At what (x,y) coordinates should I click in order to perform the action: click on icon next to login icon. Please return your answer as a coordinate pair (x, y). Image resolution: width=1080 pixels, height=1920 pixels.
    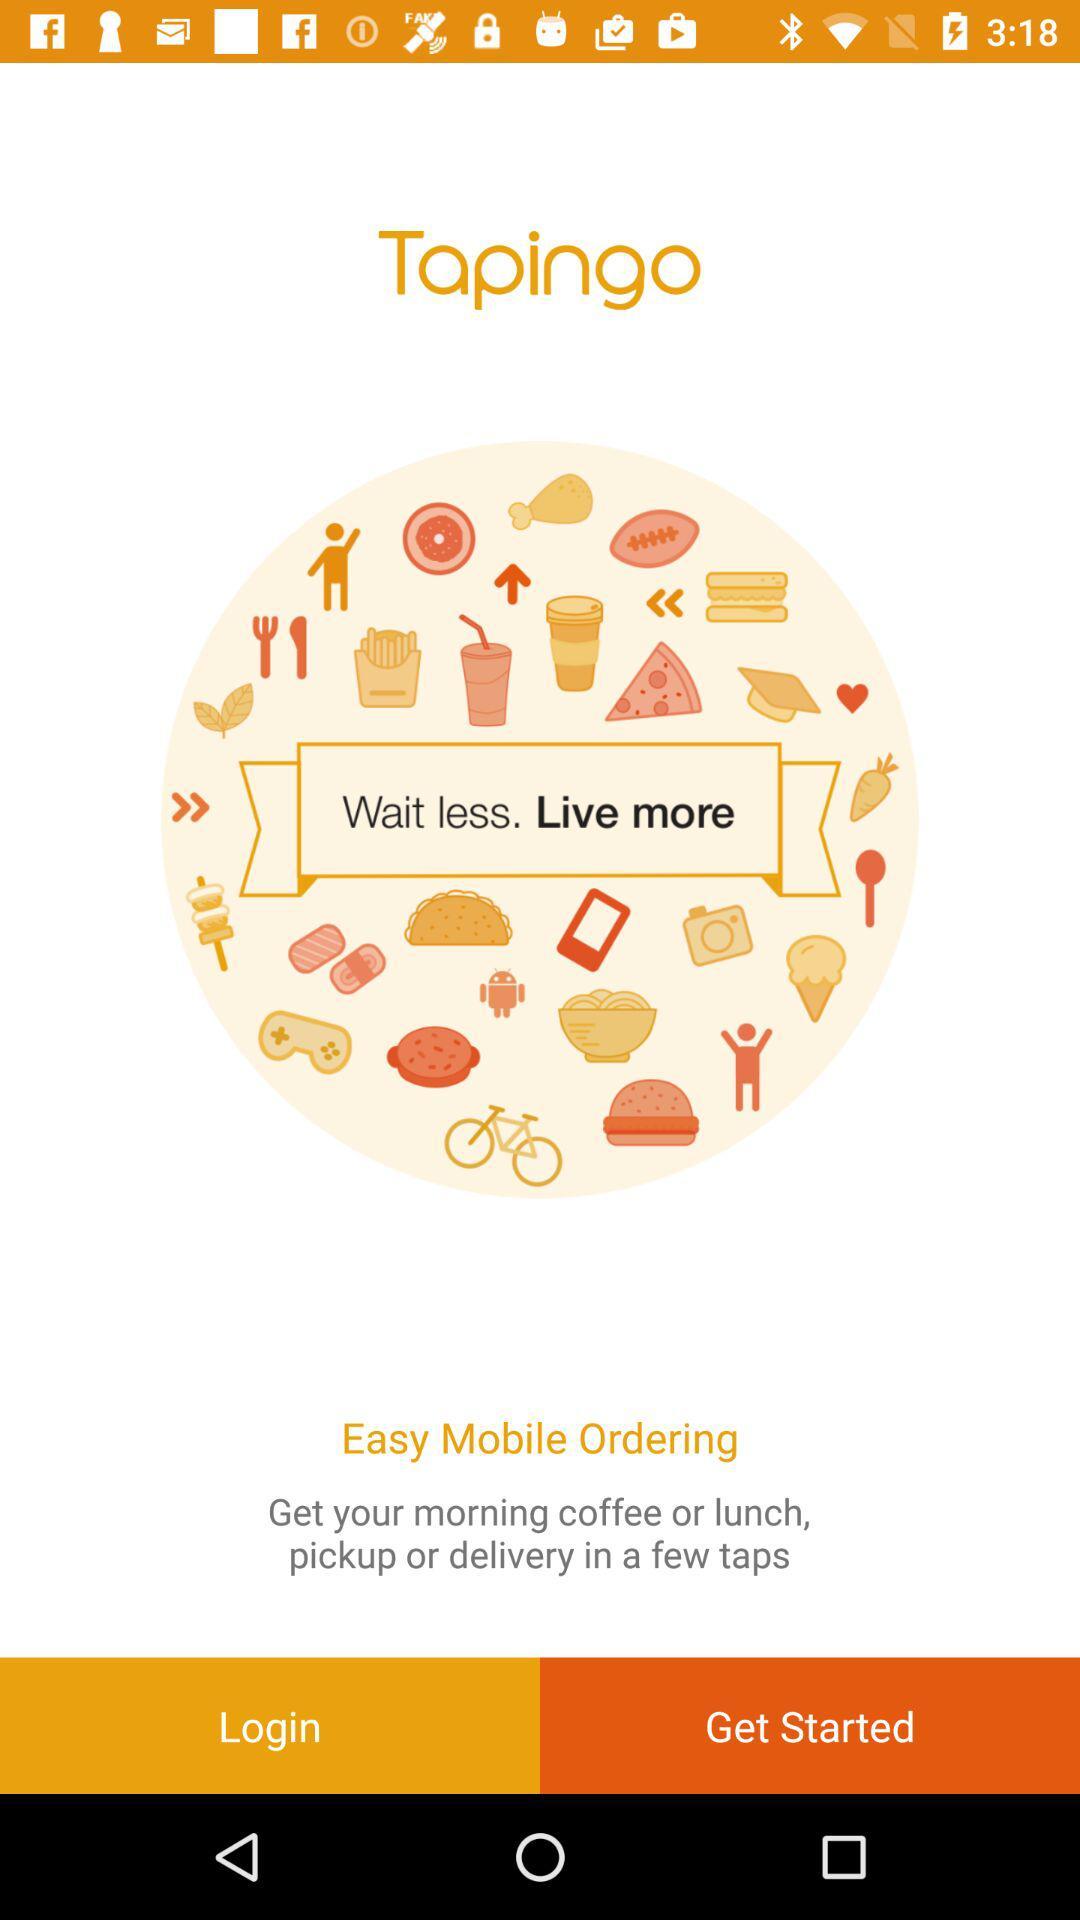
    Looking at the image, I should click on (810, 1724).